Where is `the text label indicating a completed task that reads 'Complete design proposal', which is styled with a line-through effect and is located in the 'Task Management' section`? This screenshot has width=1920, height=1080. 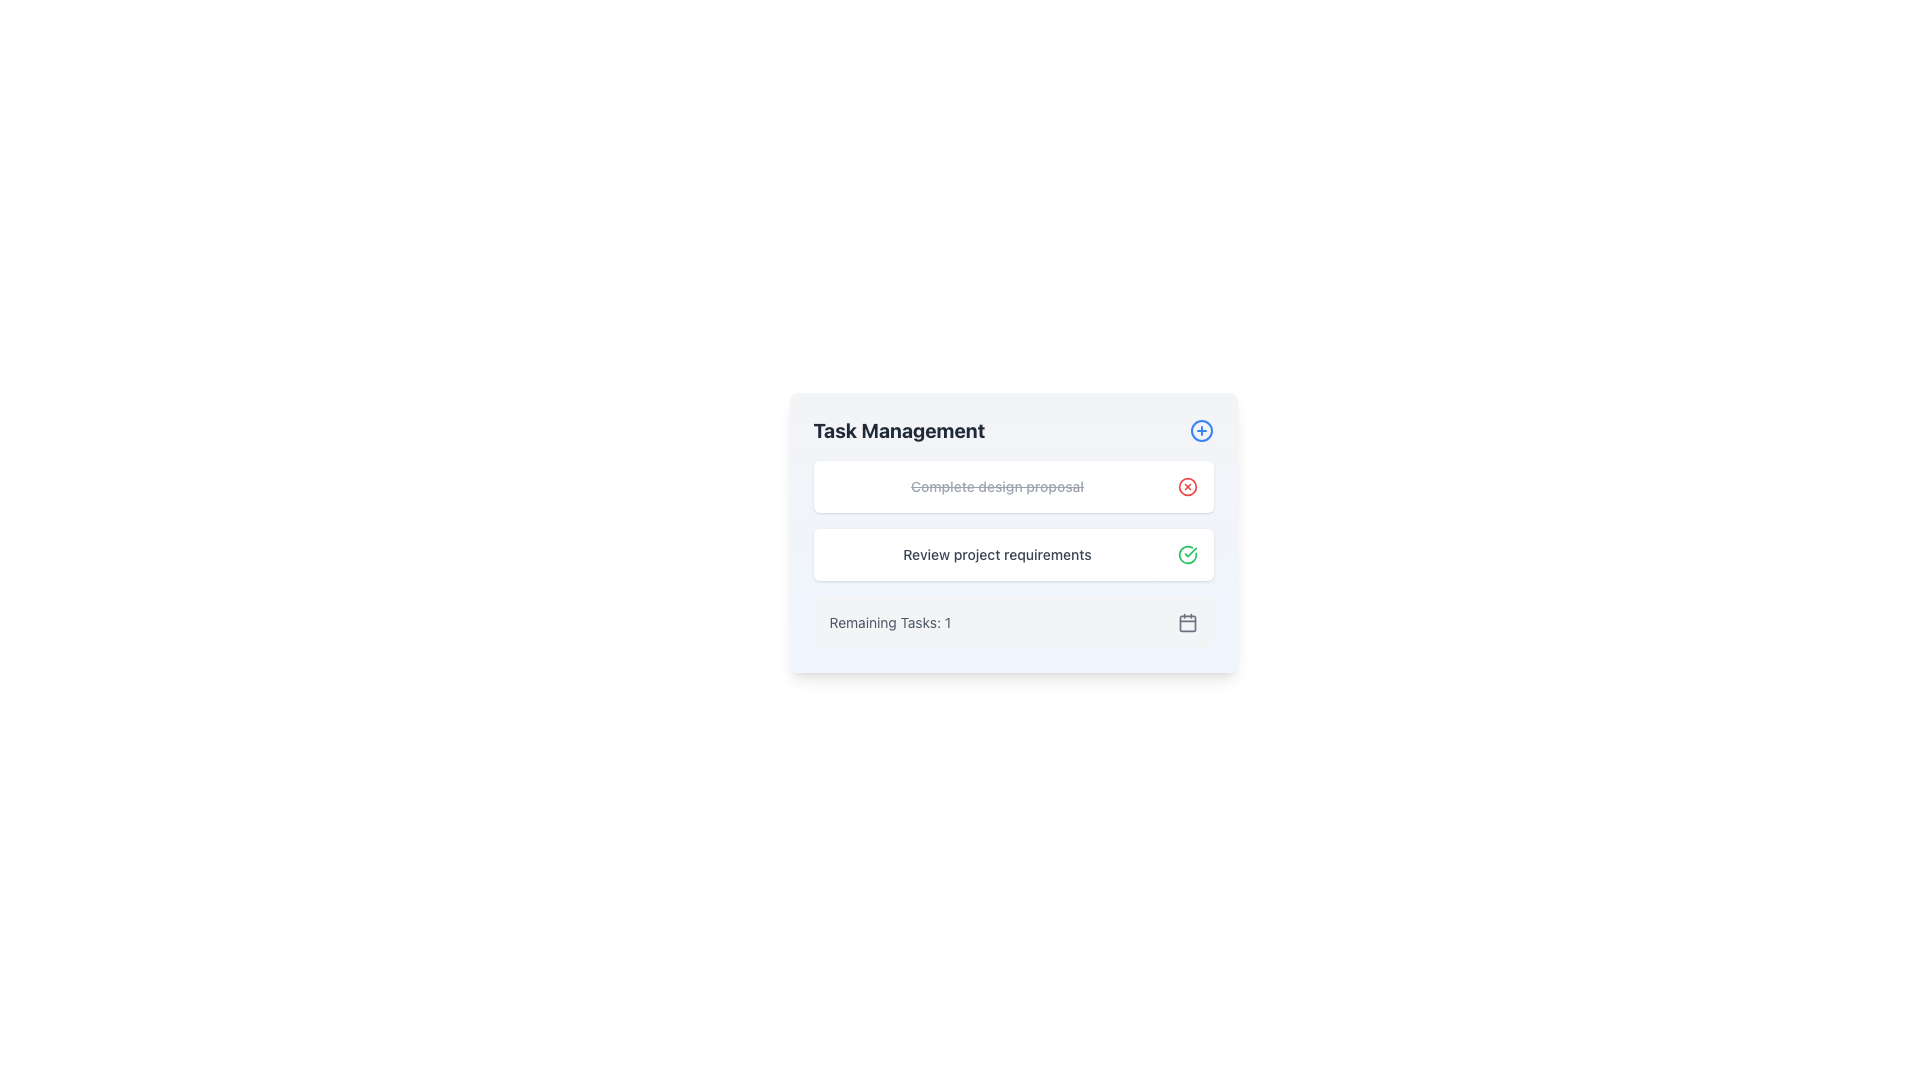
the text label indicating a completed task that reads 'Complete design proposal', which is styled with a line-through effect and is located in the 'Task Management' section is located at coordinates (997, 486).